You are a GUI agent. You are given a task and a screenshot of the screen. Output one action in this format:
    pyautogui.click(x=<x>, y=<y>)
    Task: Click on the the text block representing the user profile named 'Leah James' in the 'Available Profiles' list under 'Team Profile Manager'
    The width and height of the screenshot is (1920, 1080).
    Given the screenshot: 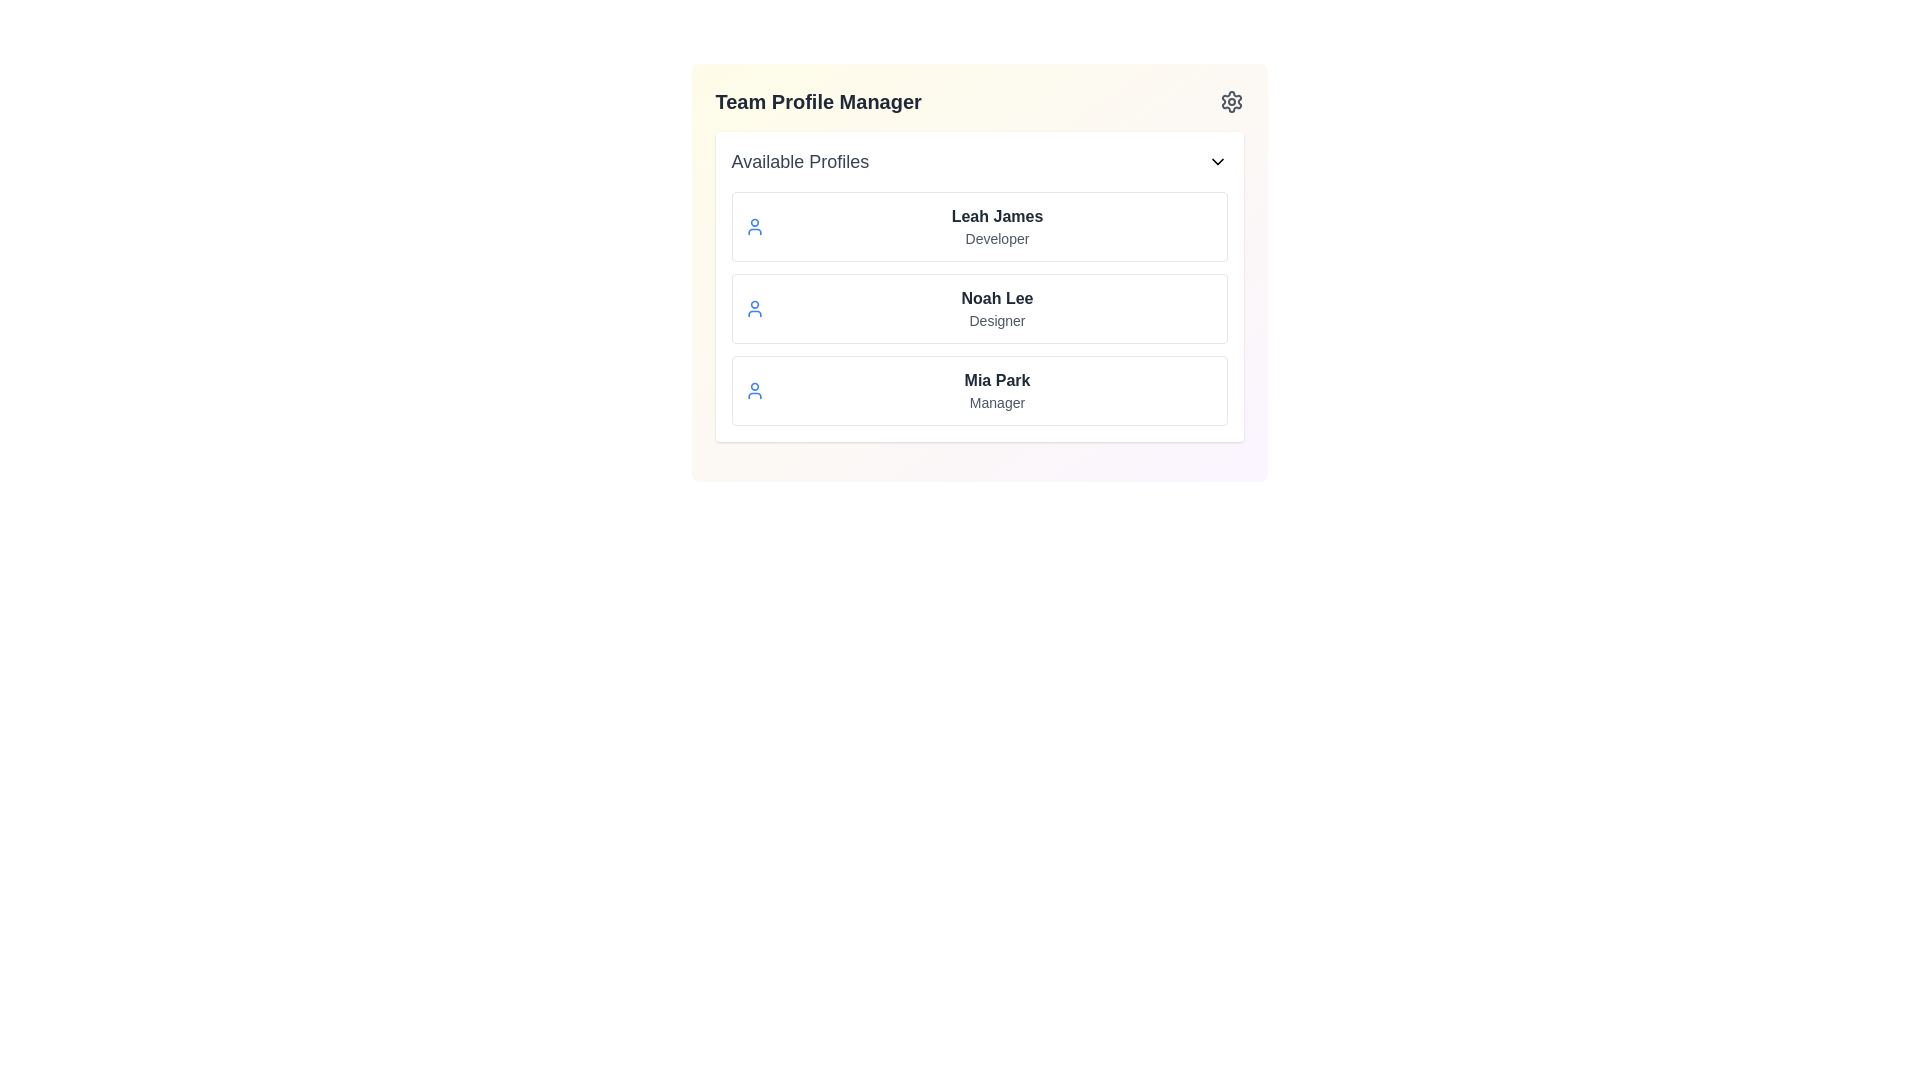 What is the action you would take?
    pyautogui.click(x=997, y=226)
    